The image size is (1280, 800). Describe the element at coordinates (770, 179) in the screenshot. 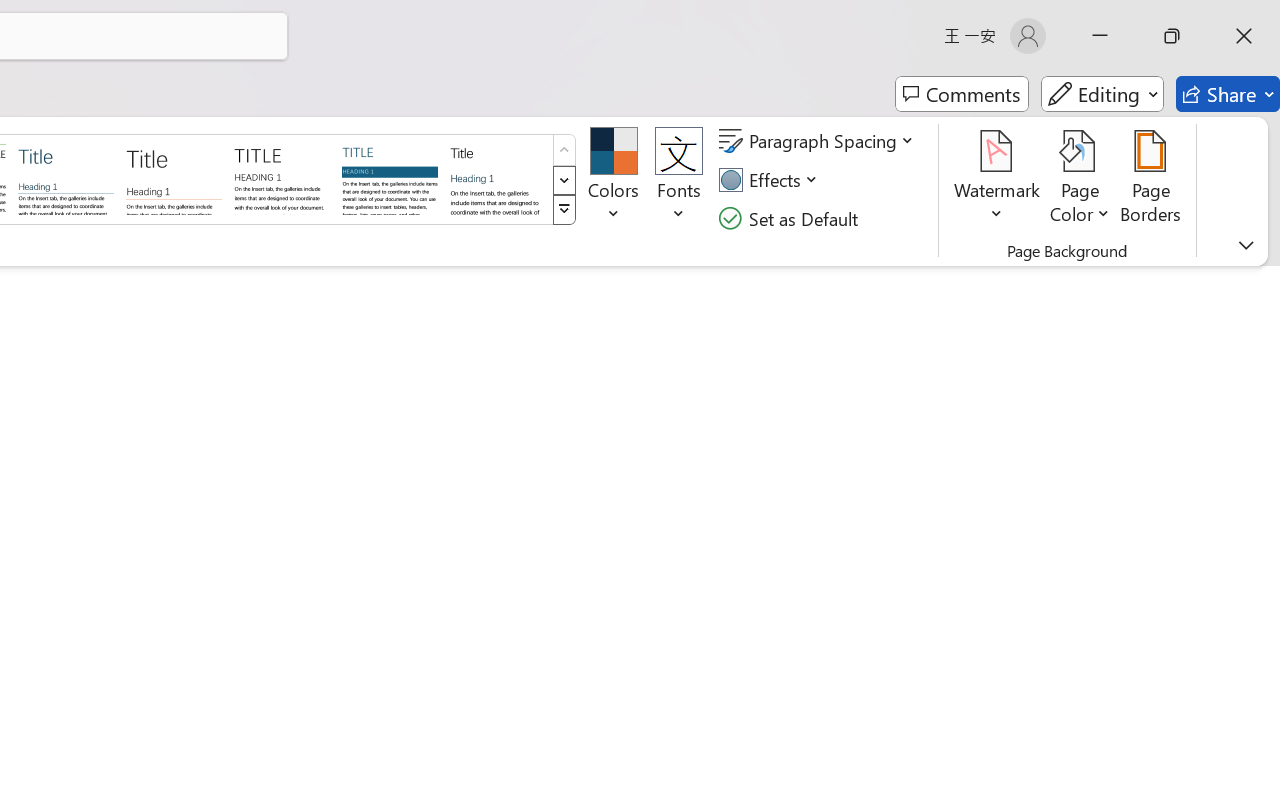

I see `'Effects'` at that location.